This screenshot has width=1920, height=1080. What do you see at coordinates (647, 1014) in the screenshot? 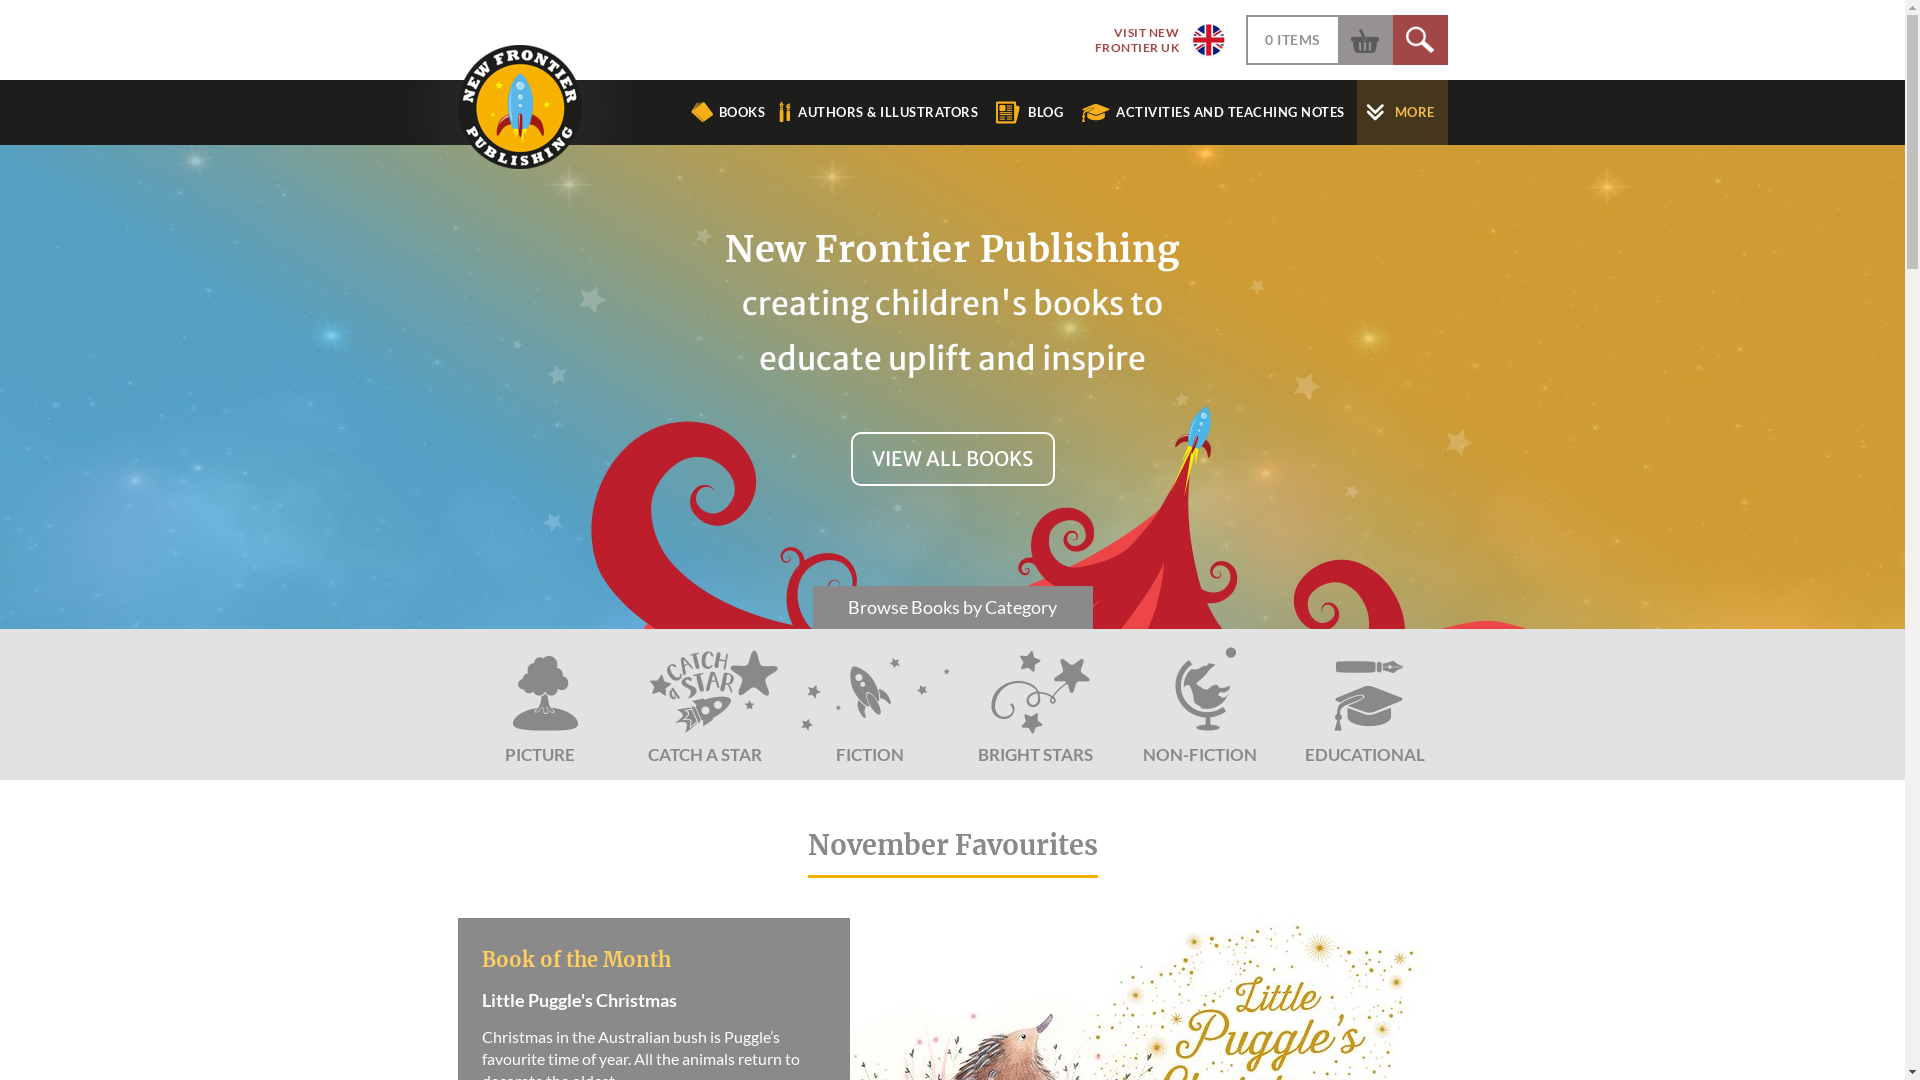
I see `'Little Puggle's Christmas'` at bounding box center [647, 1014].